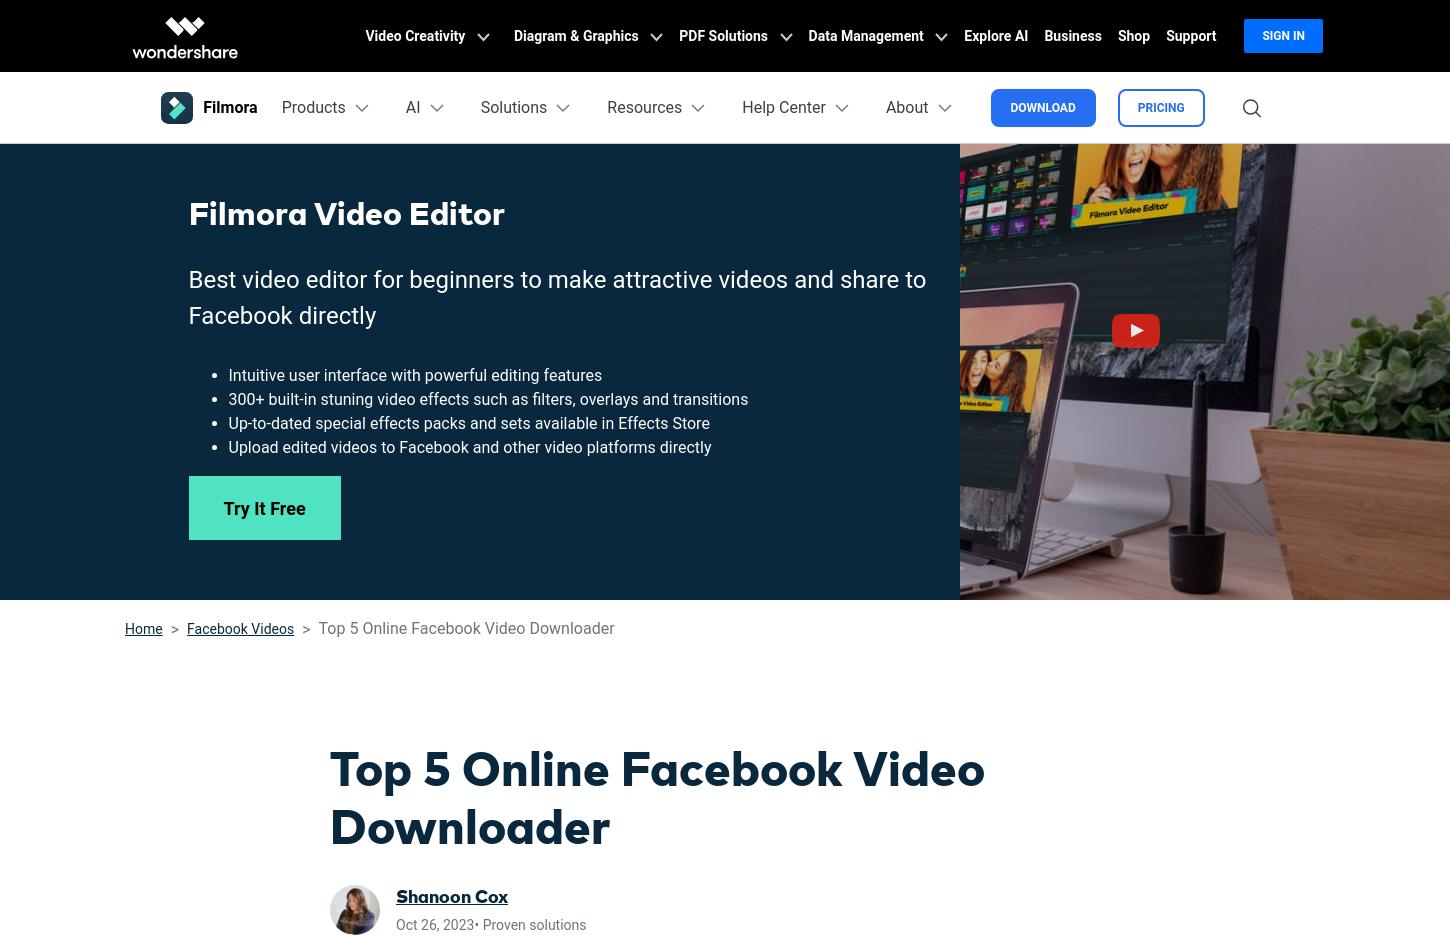 This screenshot has height=936, width=1450. What do you see at coordinates (1072, 35) in the screenshot?
I see `'Business'` at bounding box center [1072, 35].